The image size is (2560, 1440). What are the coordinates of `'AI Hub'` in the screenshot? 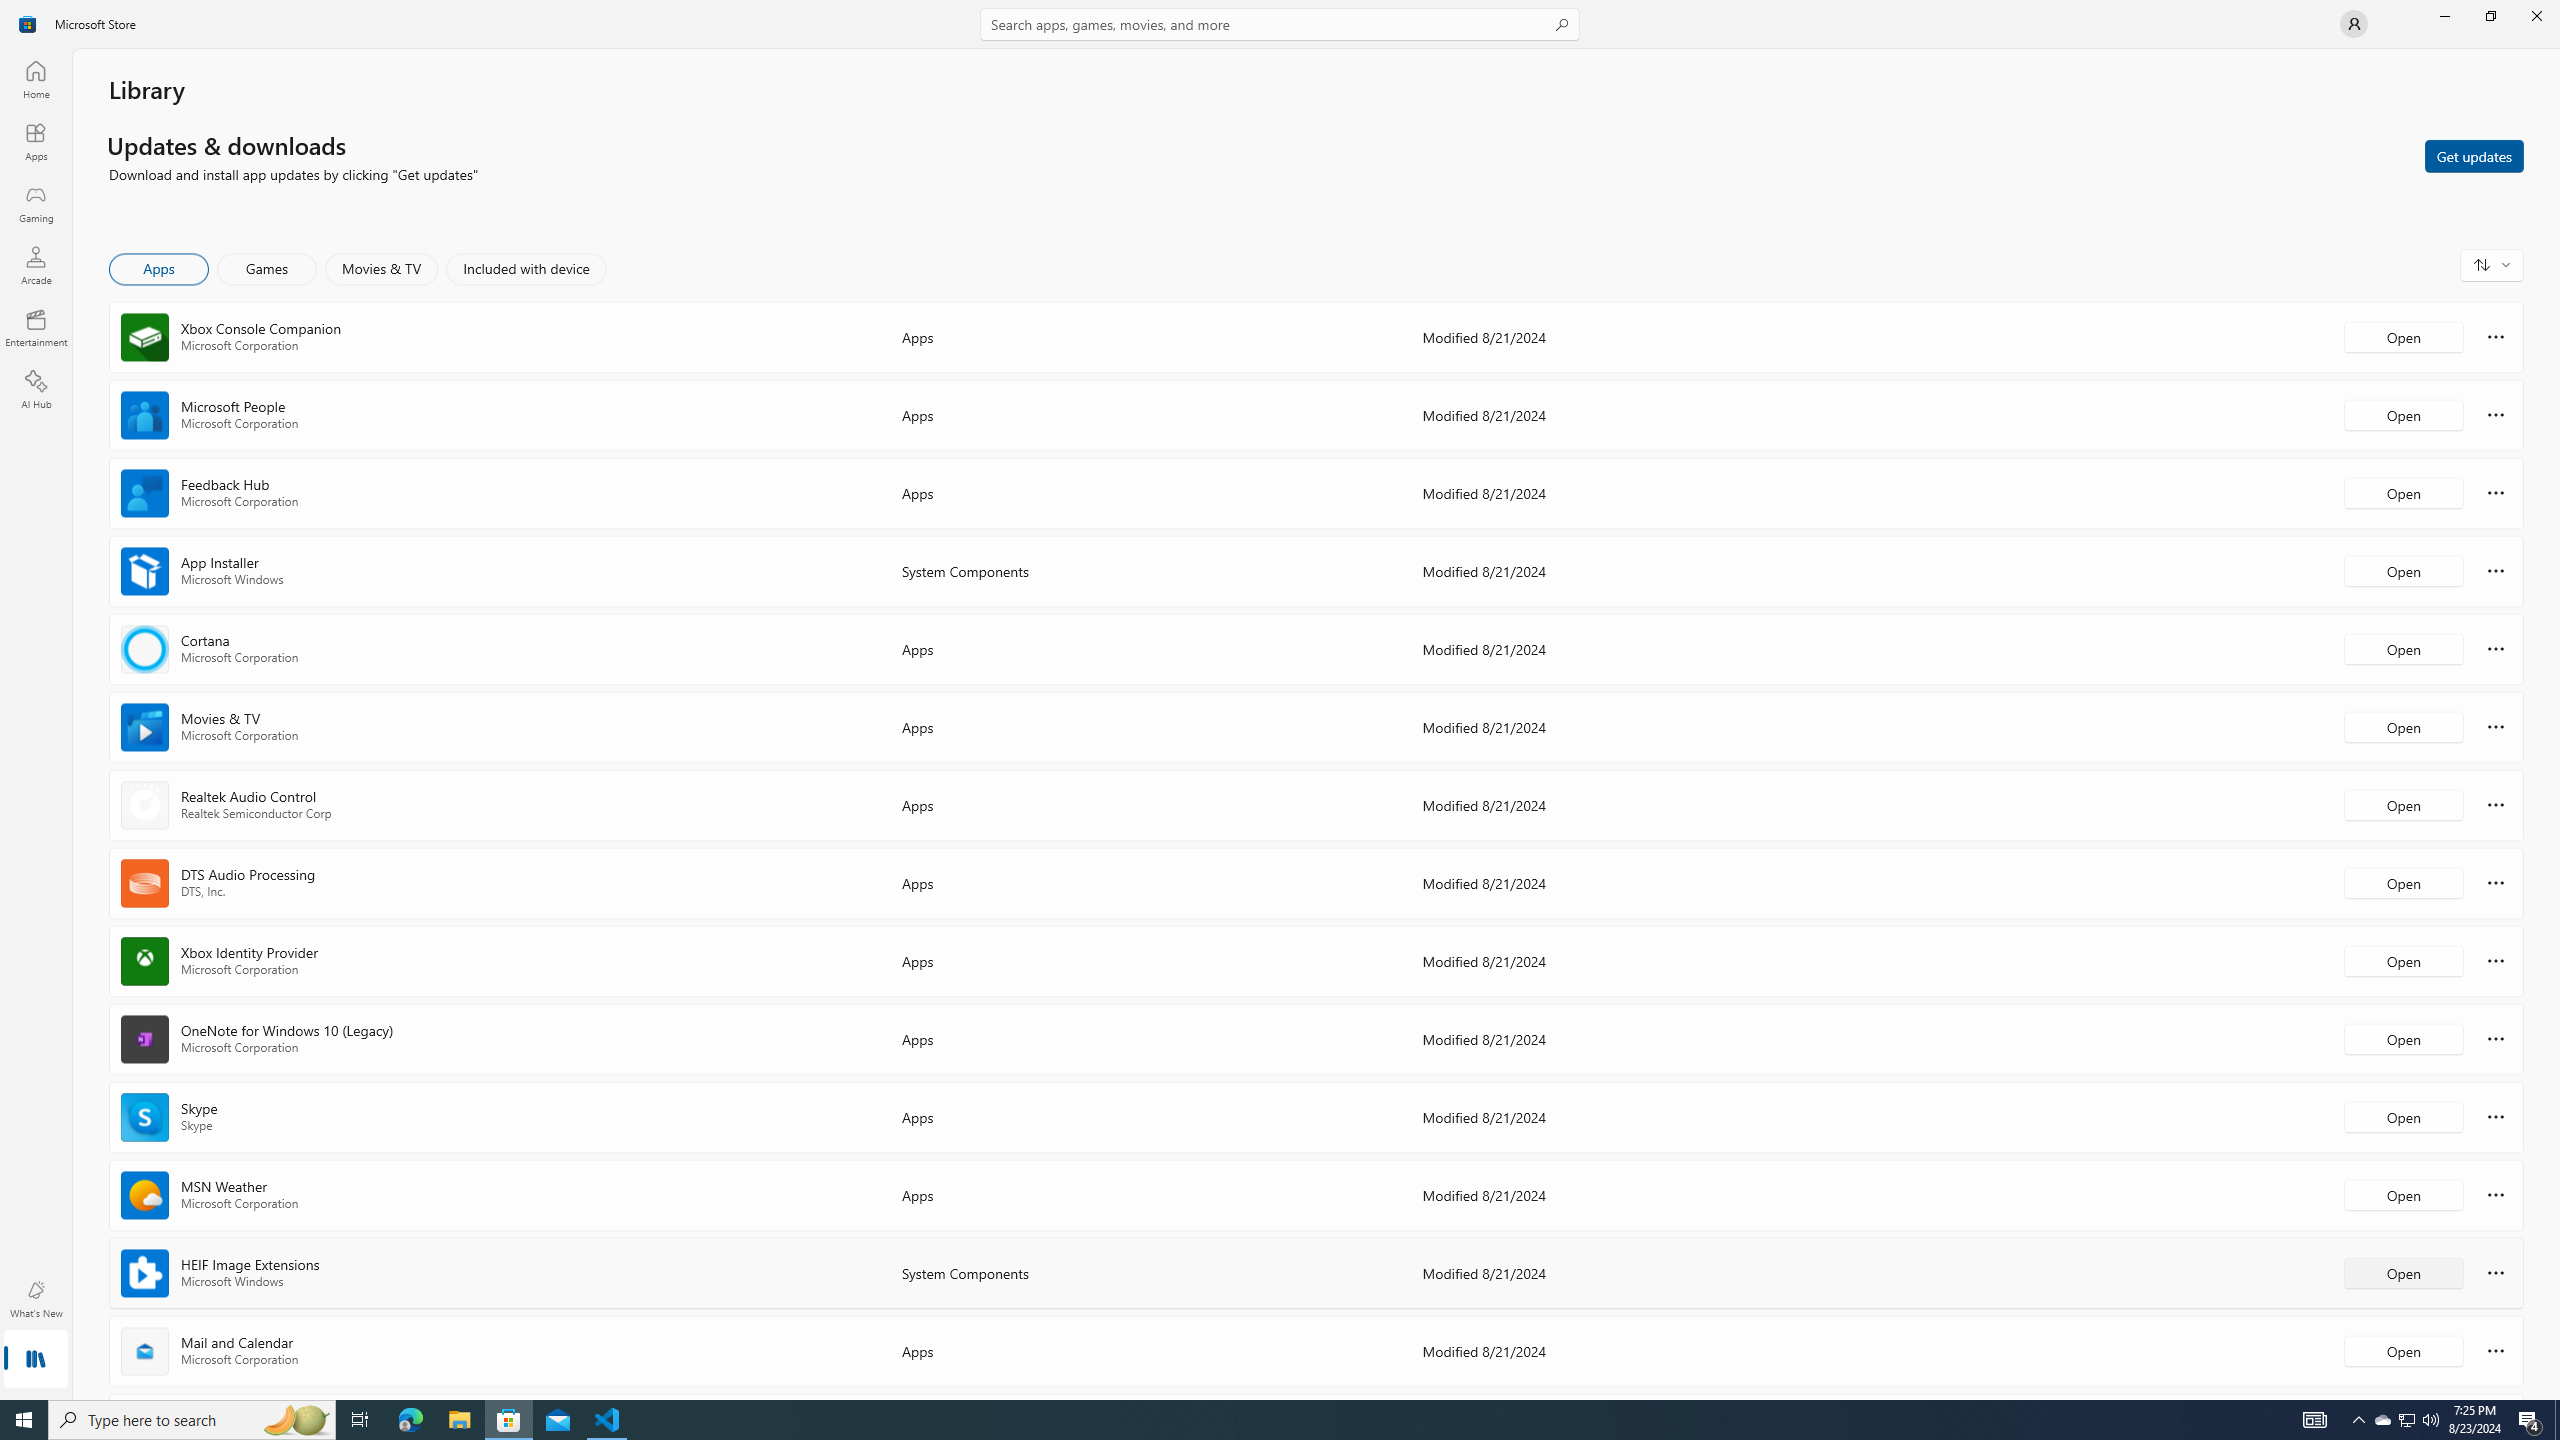 It's located at (34, 388).